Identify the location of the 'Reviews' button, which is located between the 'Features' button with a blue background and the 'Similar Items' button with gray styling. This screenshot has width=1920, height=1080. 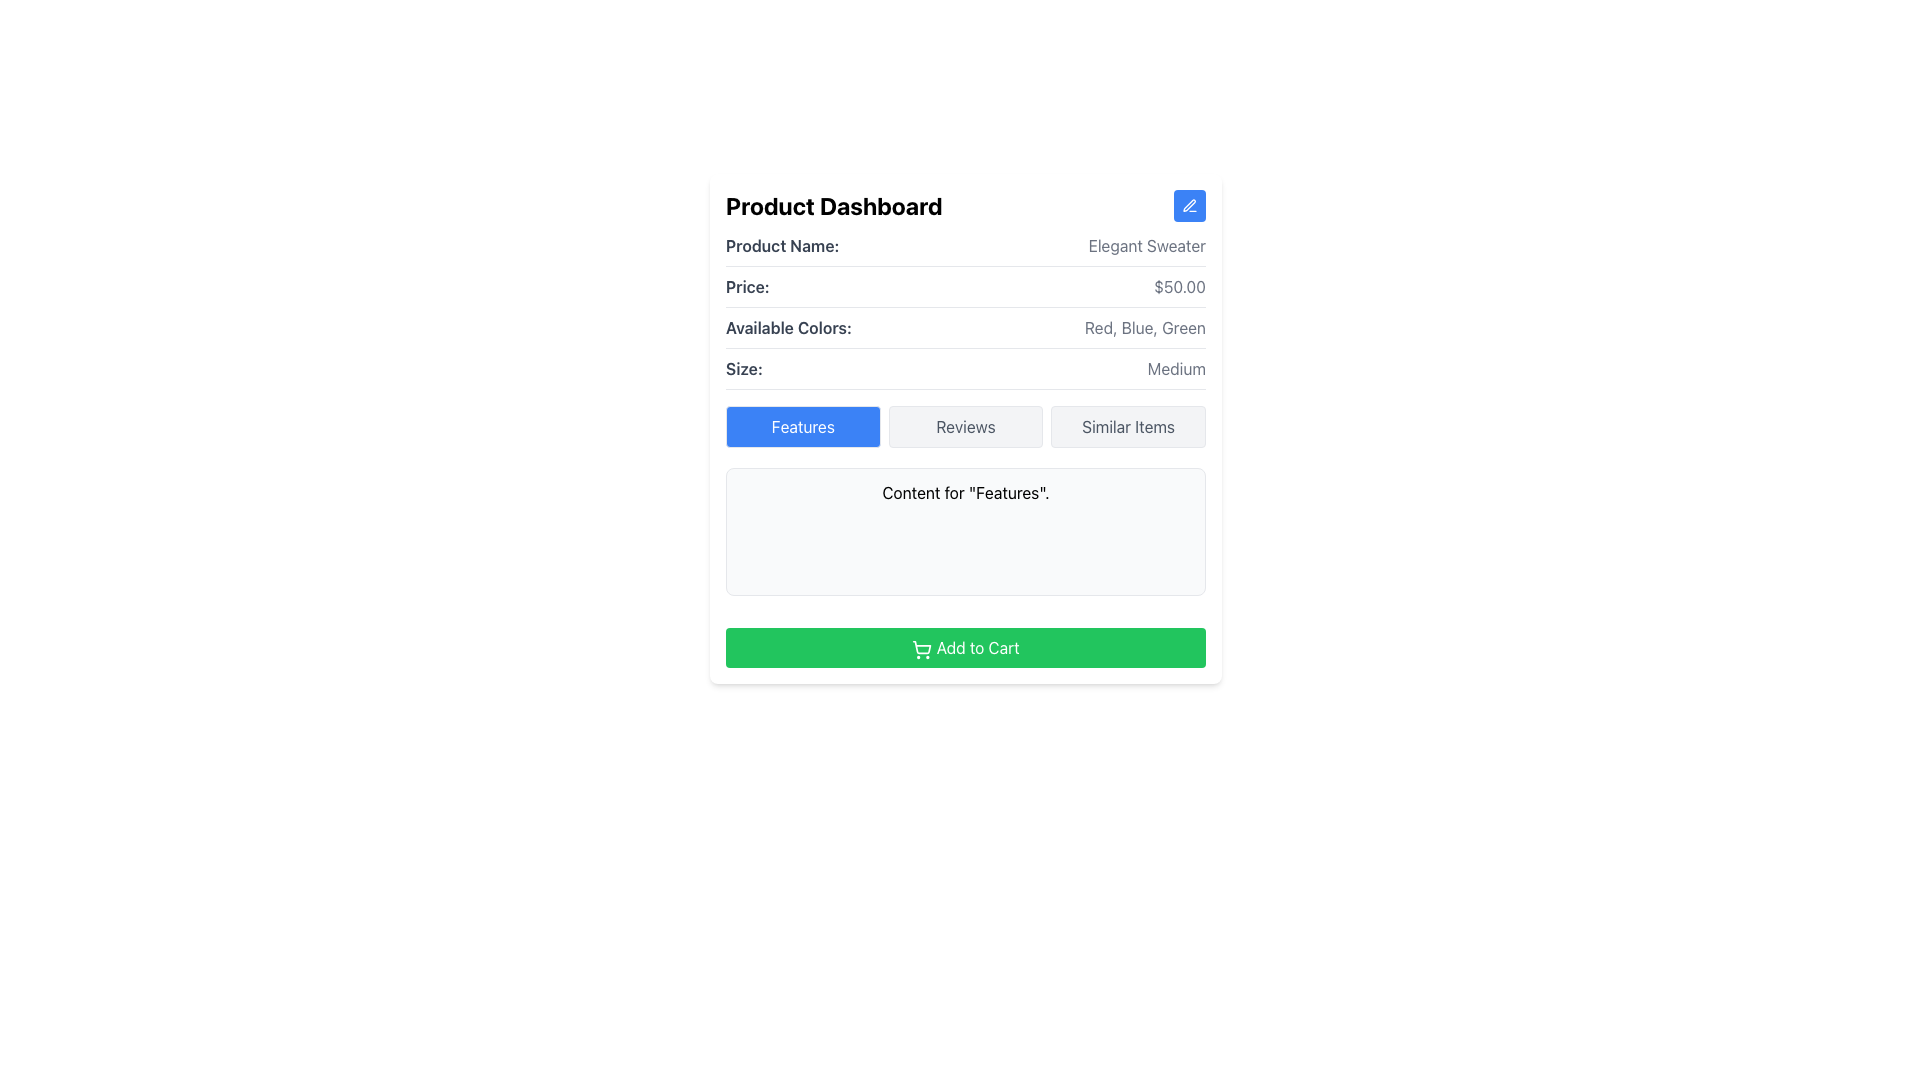
(965, 426).